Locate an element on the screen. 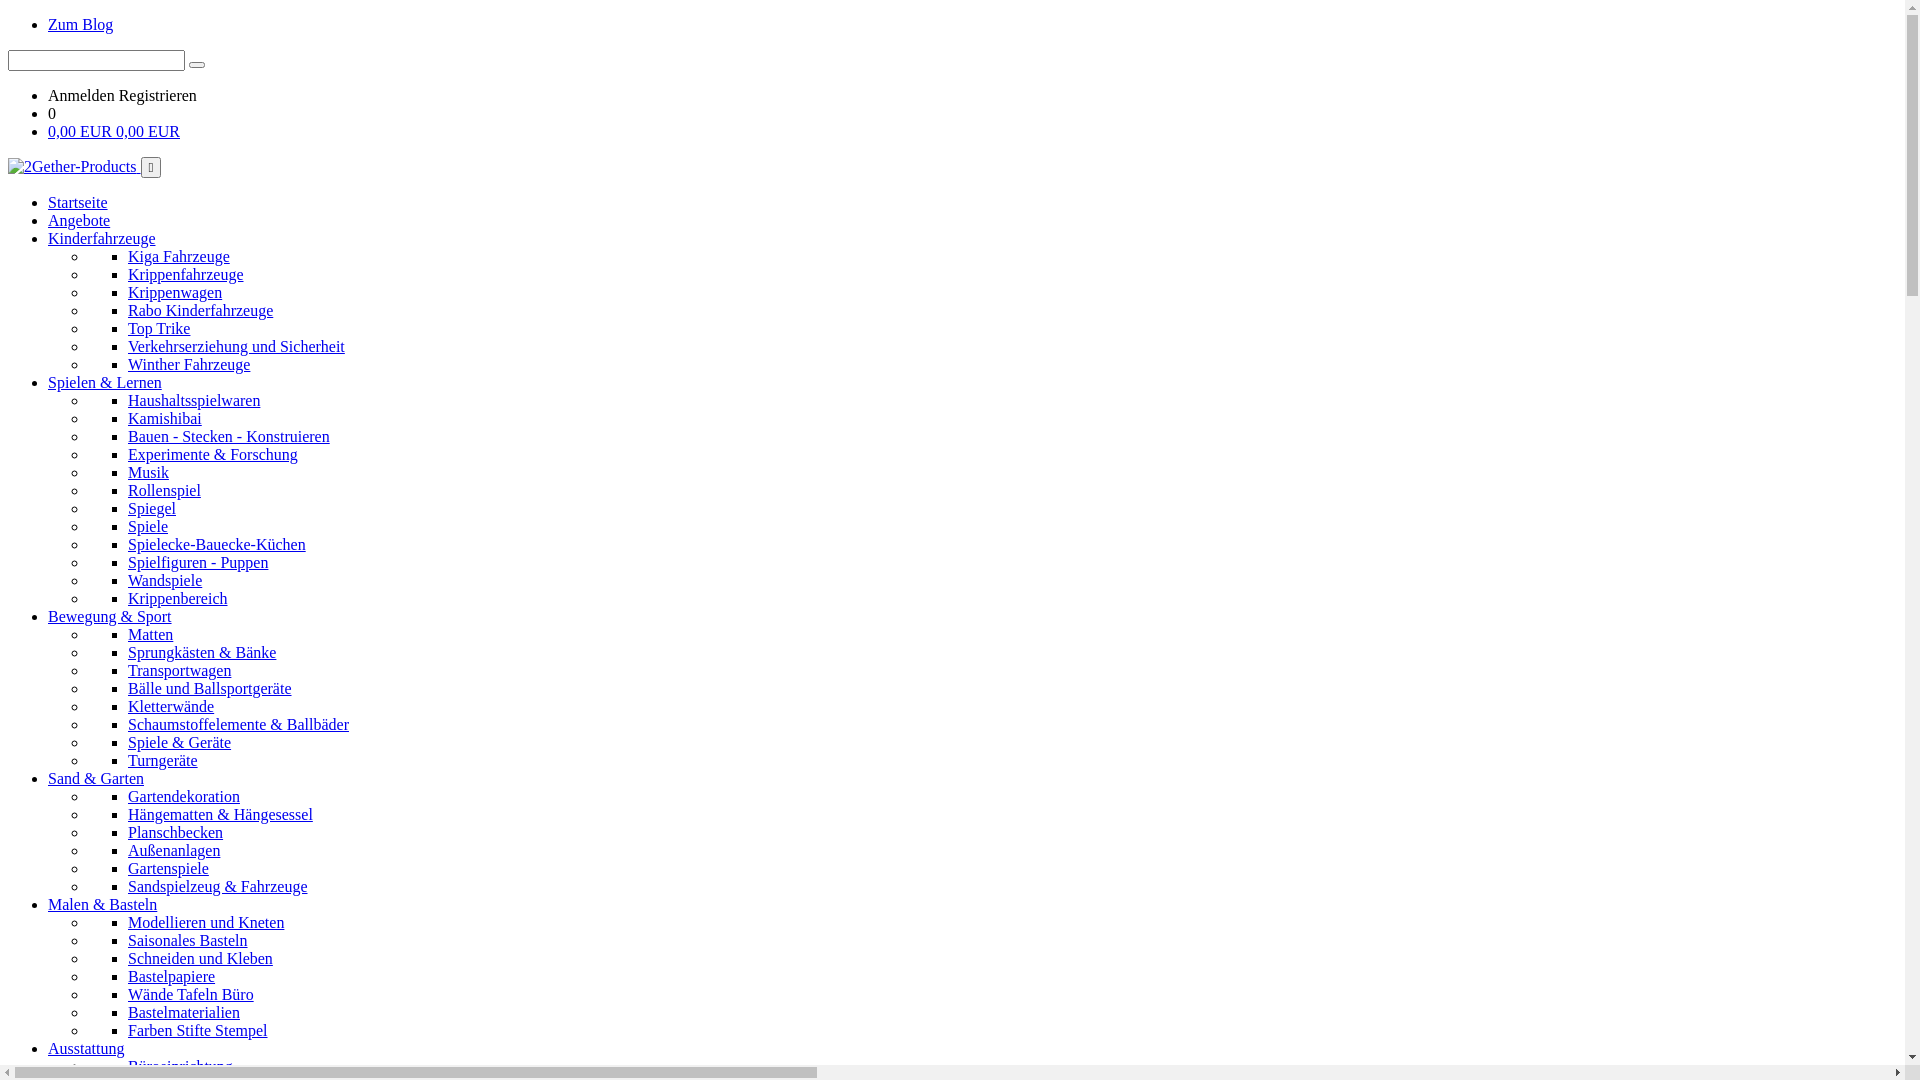 The height and width of the screenshot is (1080, 1920). 'Anmelden' is located at coordinates (82, 95).